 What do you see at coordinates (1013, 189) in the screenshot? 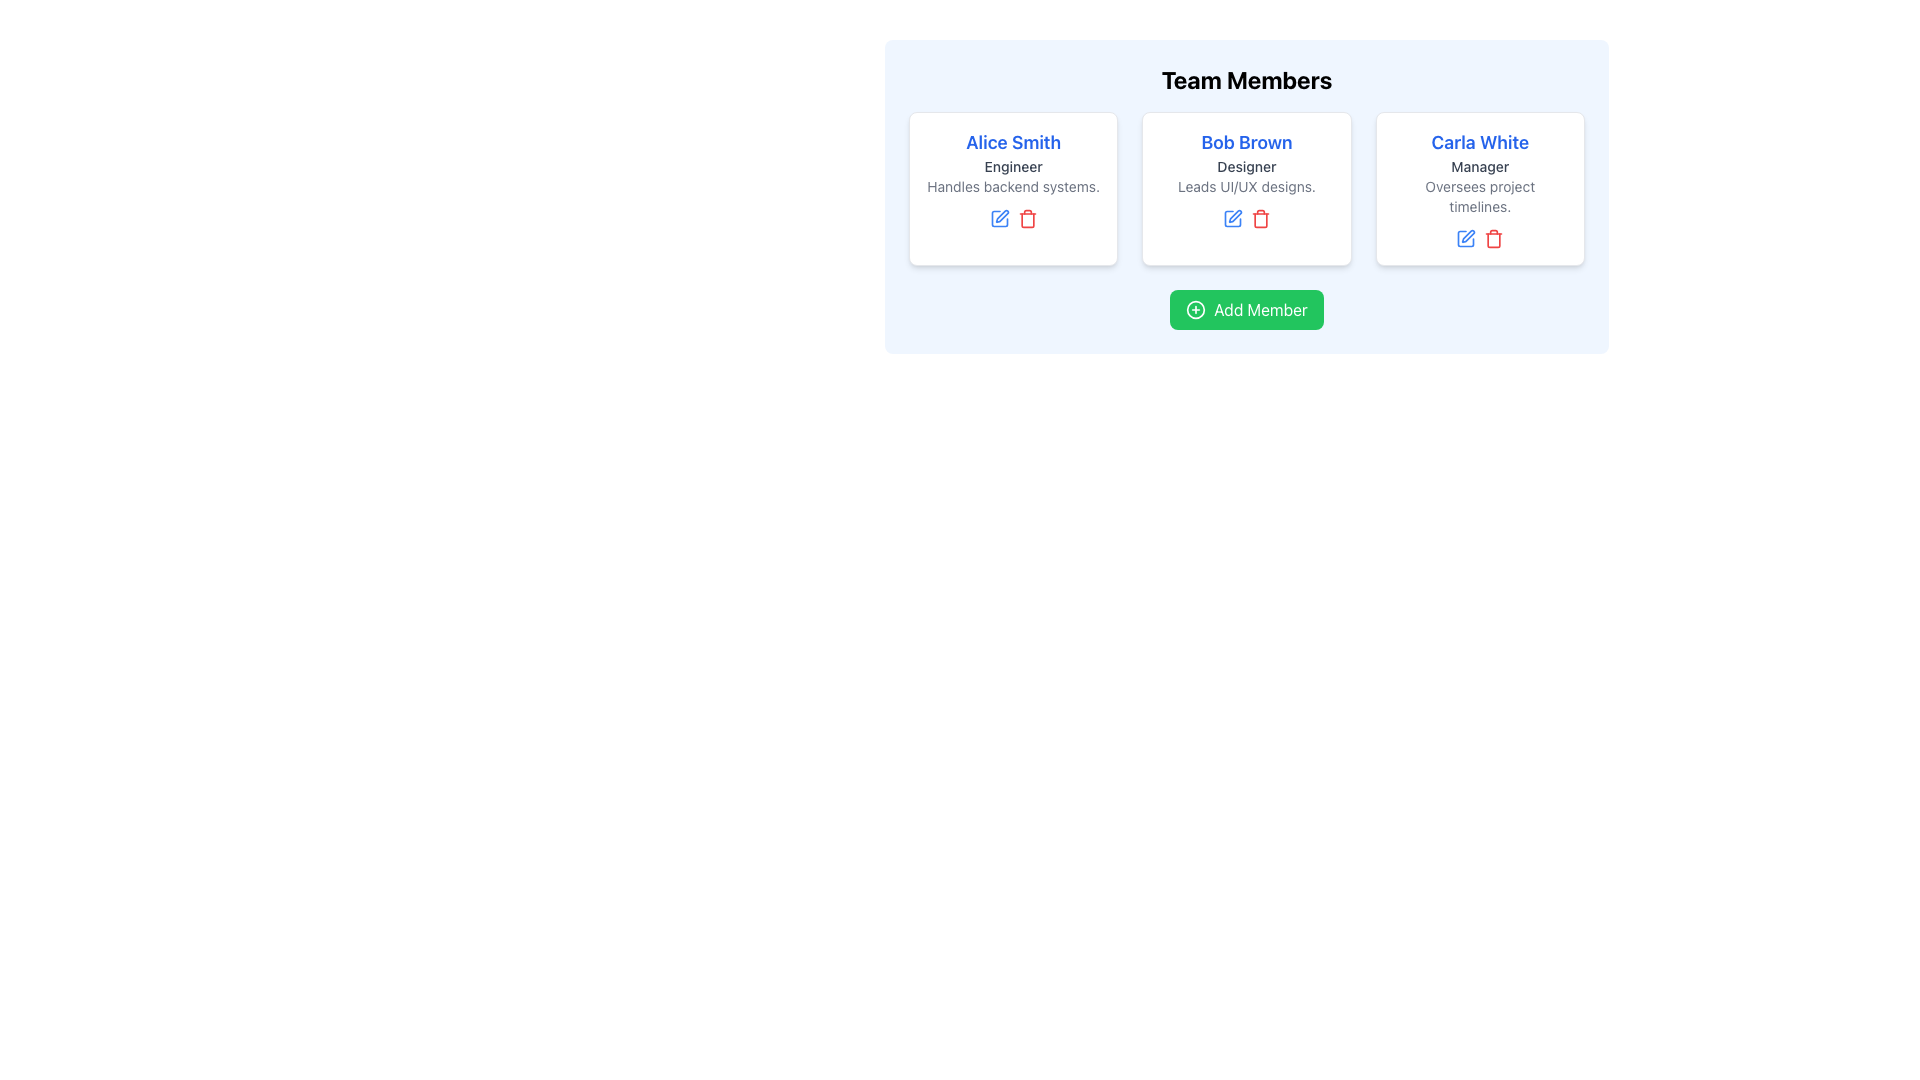
I see `the team member card located in the 'Team Members' section` at bounding box center [1013, 189].